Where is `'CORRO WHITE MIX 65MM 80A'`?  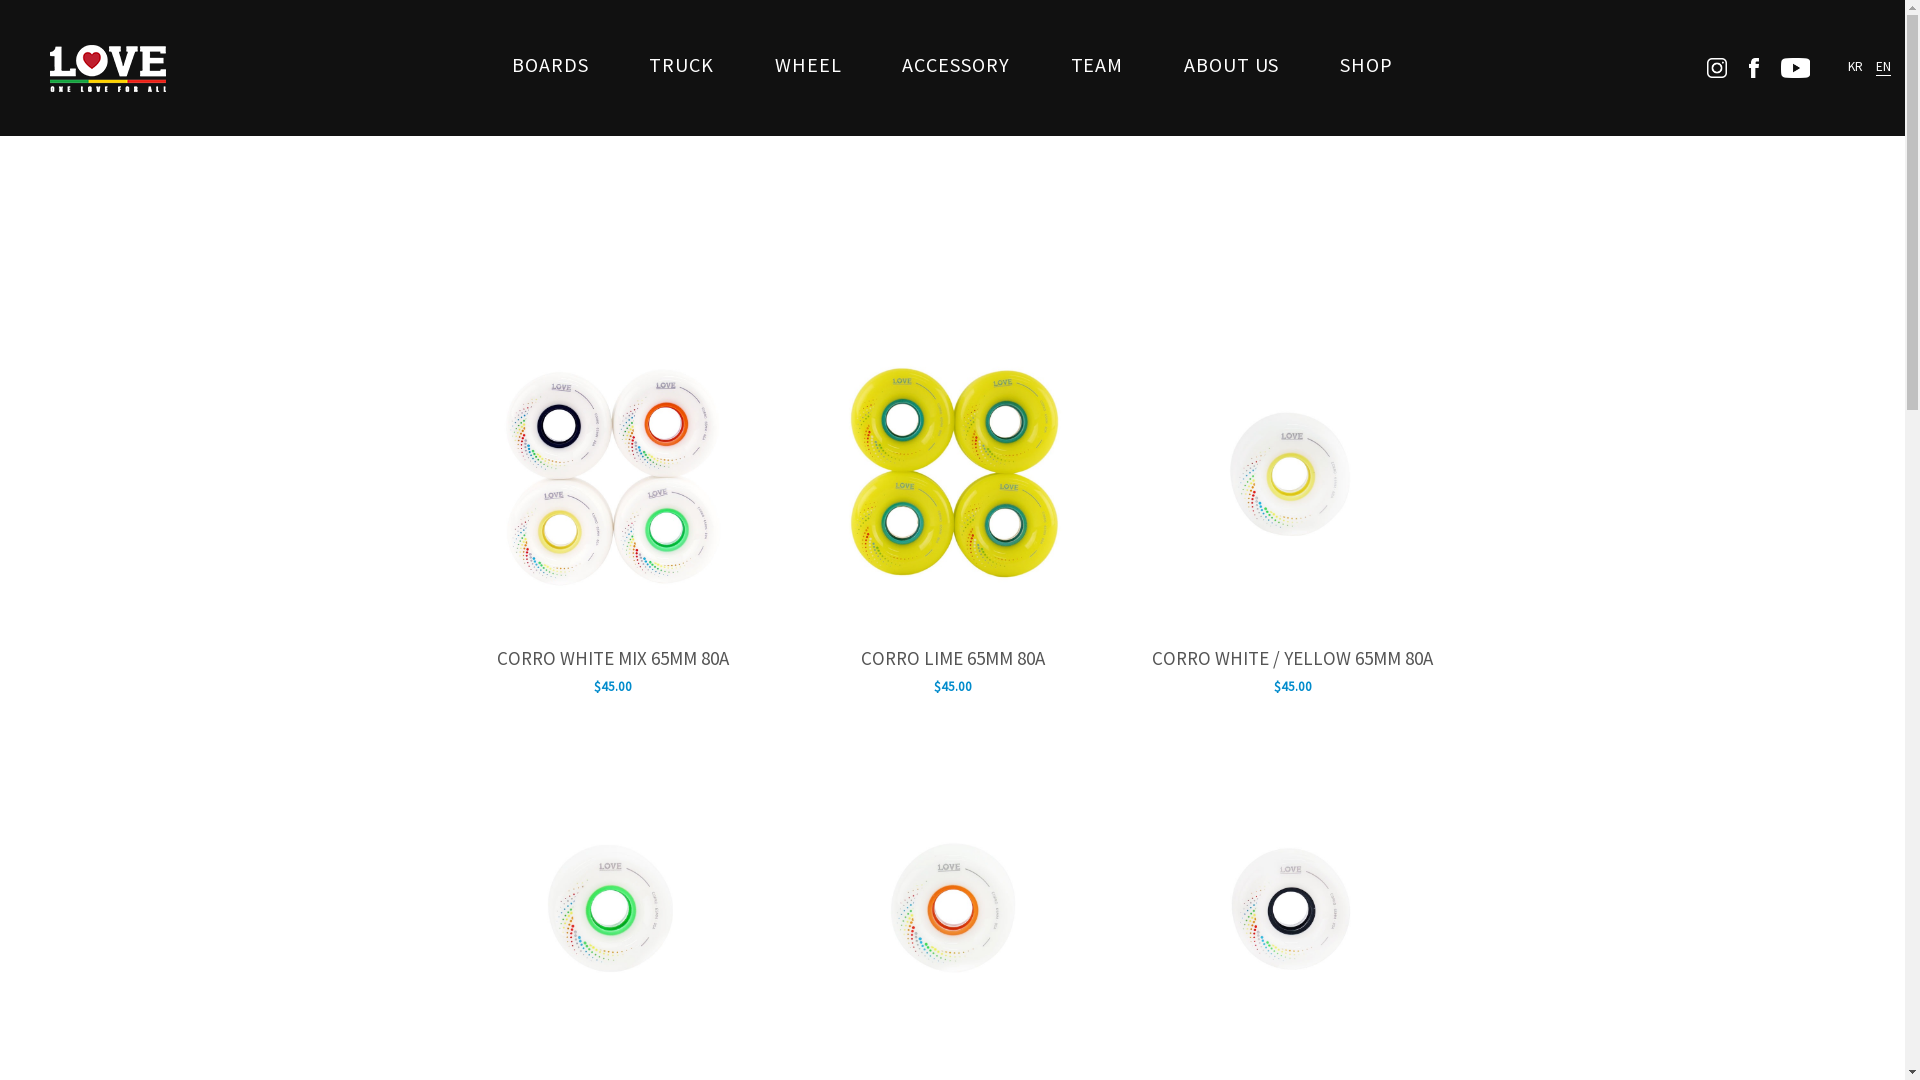
'CORRO WHITE MIX 65MM 80A' is located at coordinates (610, 660).